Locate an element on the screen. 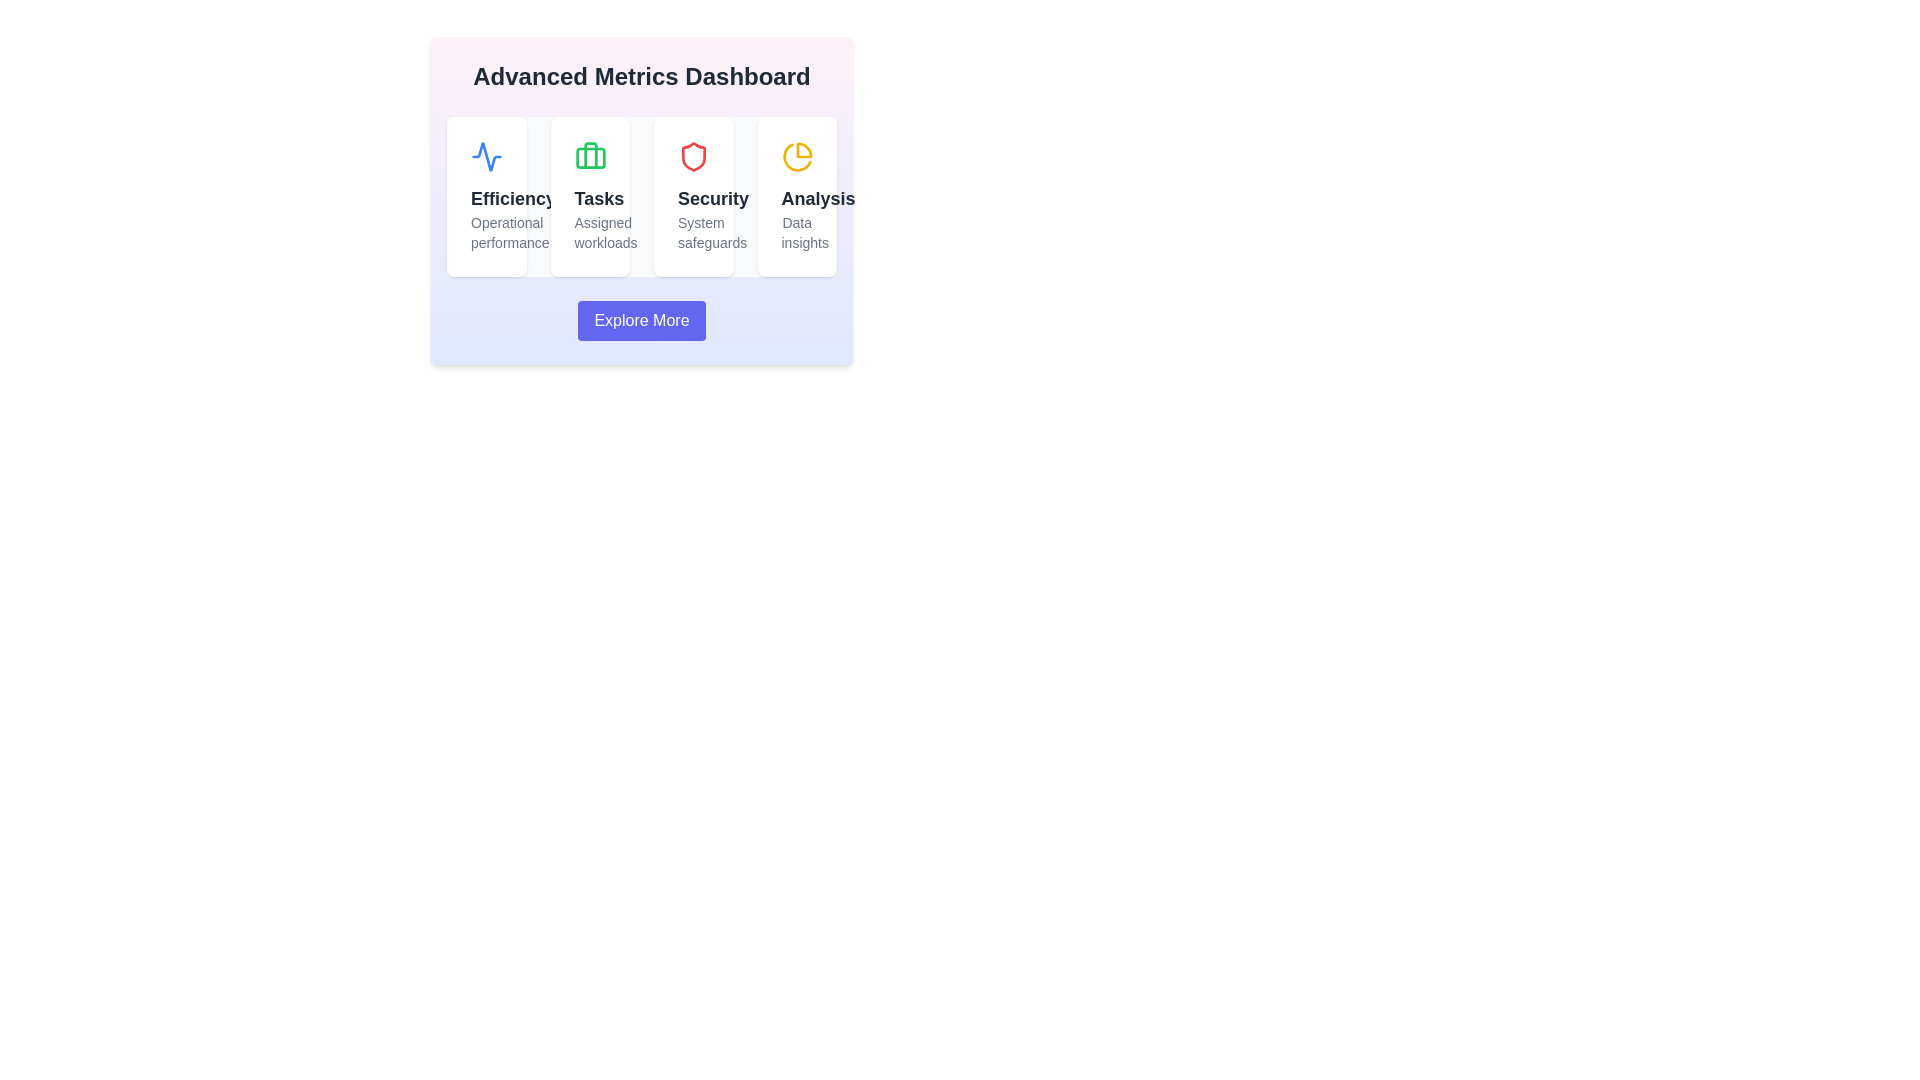  the call-to-action button located under the 'Advanced Metrics Dashboard' section is located at coordinates (642, 319).